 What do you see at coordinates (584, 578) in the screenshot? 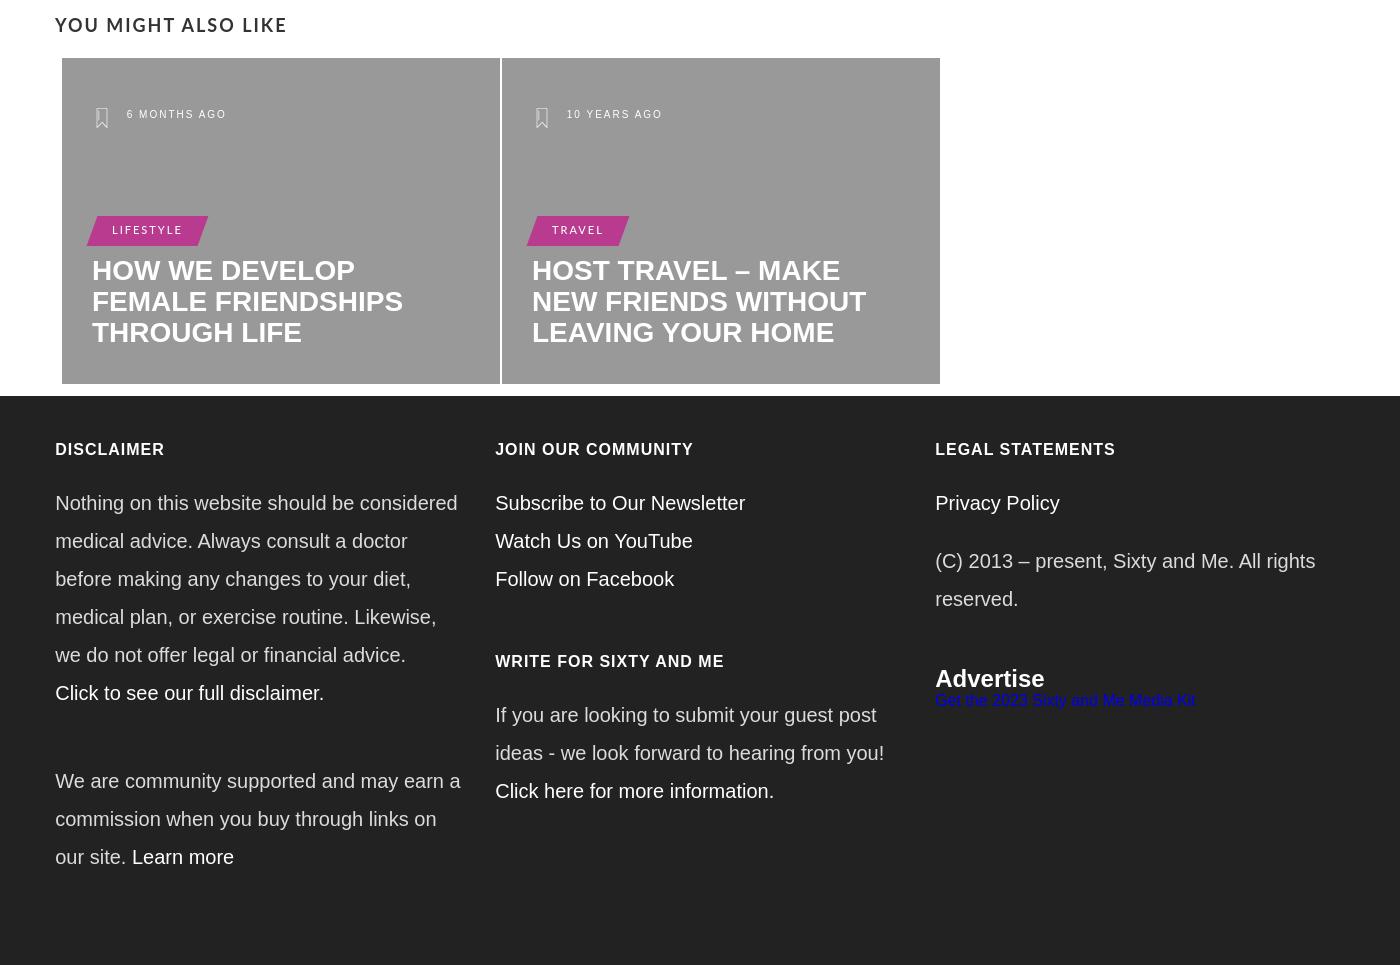
I see `'Follow on Facebook'` at bounding box center [584, 578].